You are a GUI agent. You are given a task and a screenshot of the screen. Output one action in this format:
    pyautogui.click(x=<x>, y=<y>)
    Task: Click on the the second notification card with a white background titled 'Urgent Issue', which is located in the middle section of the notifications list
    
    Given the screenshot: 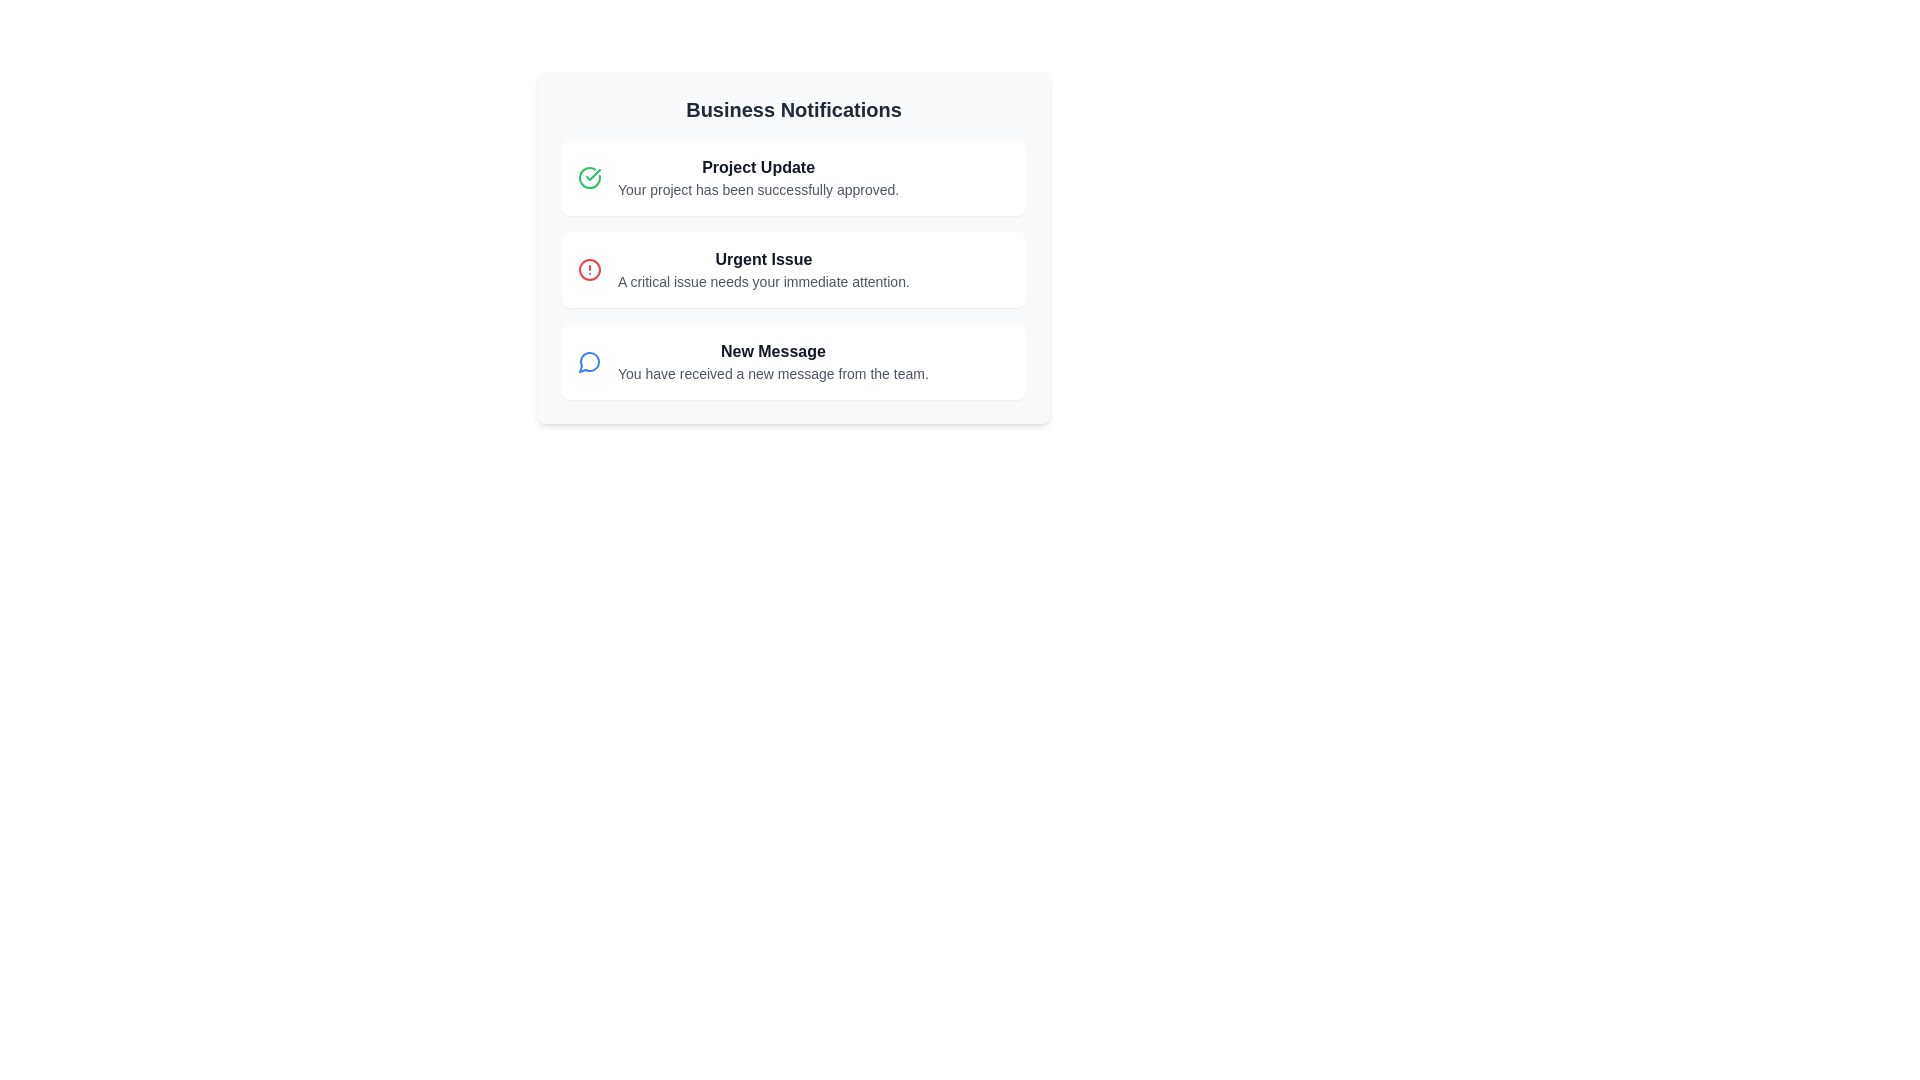 What is the action you would take?
    pyautogui.click(x=792, y=270)
    